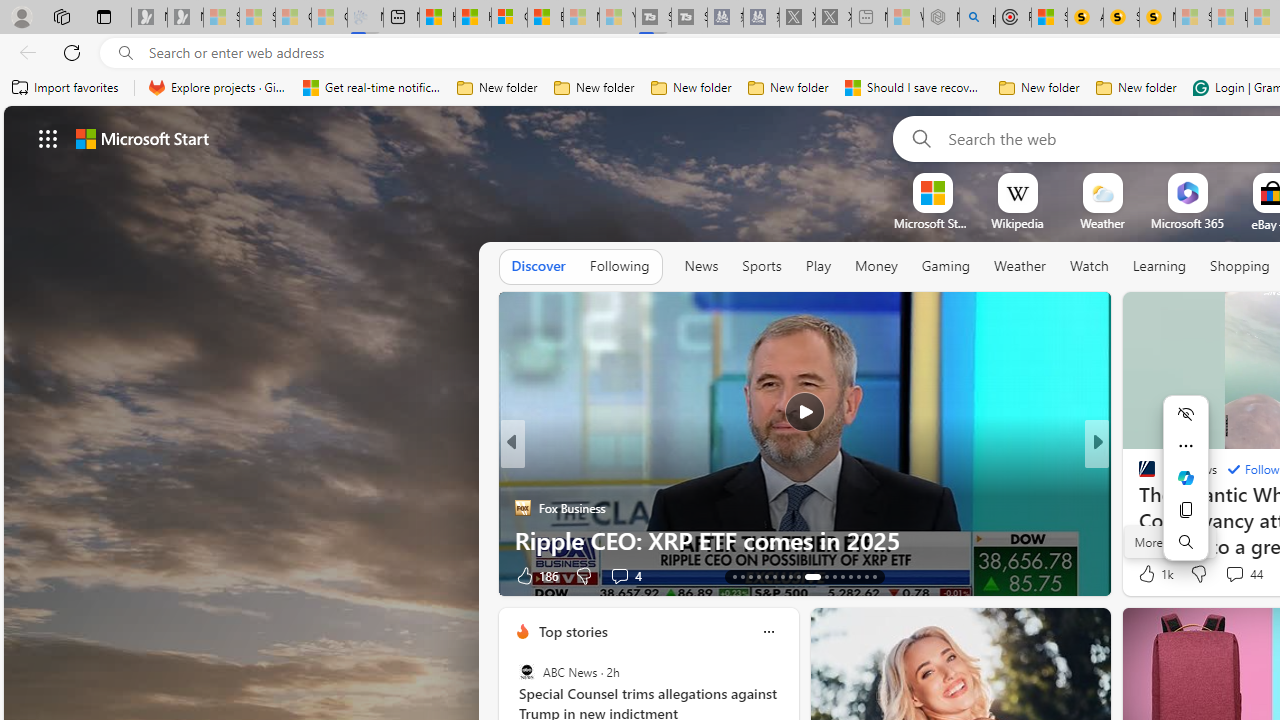 Image resolution: width=1280 pixels, height=720 pixels. What do you see at coordinates (812, 577) in the screenshot?
I see `'AutomationID: tab-22'` at bounding box center [812, 577].